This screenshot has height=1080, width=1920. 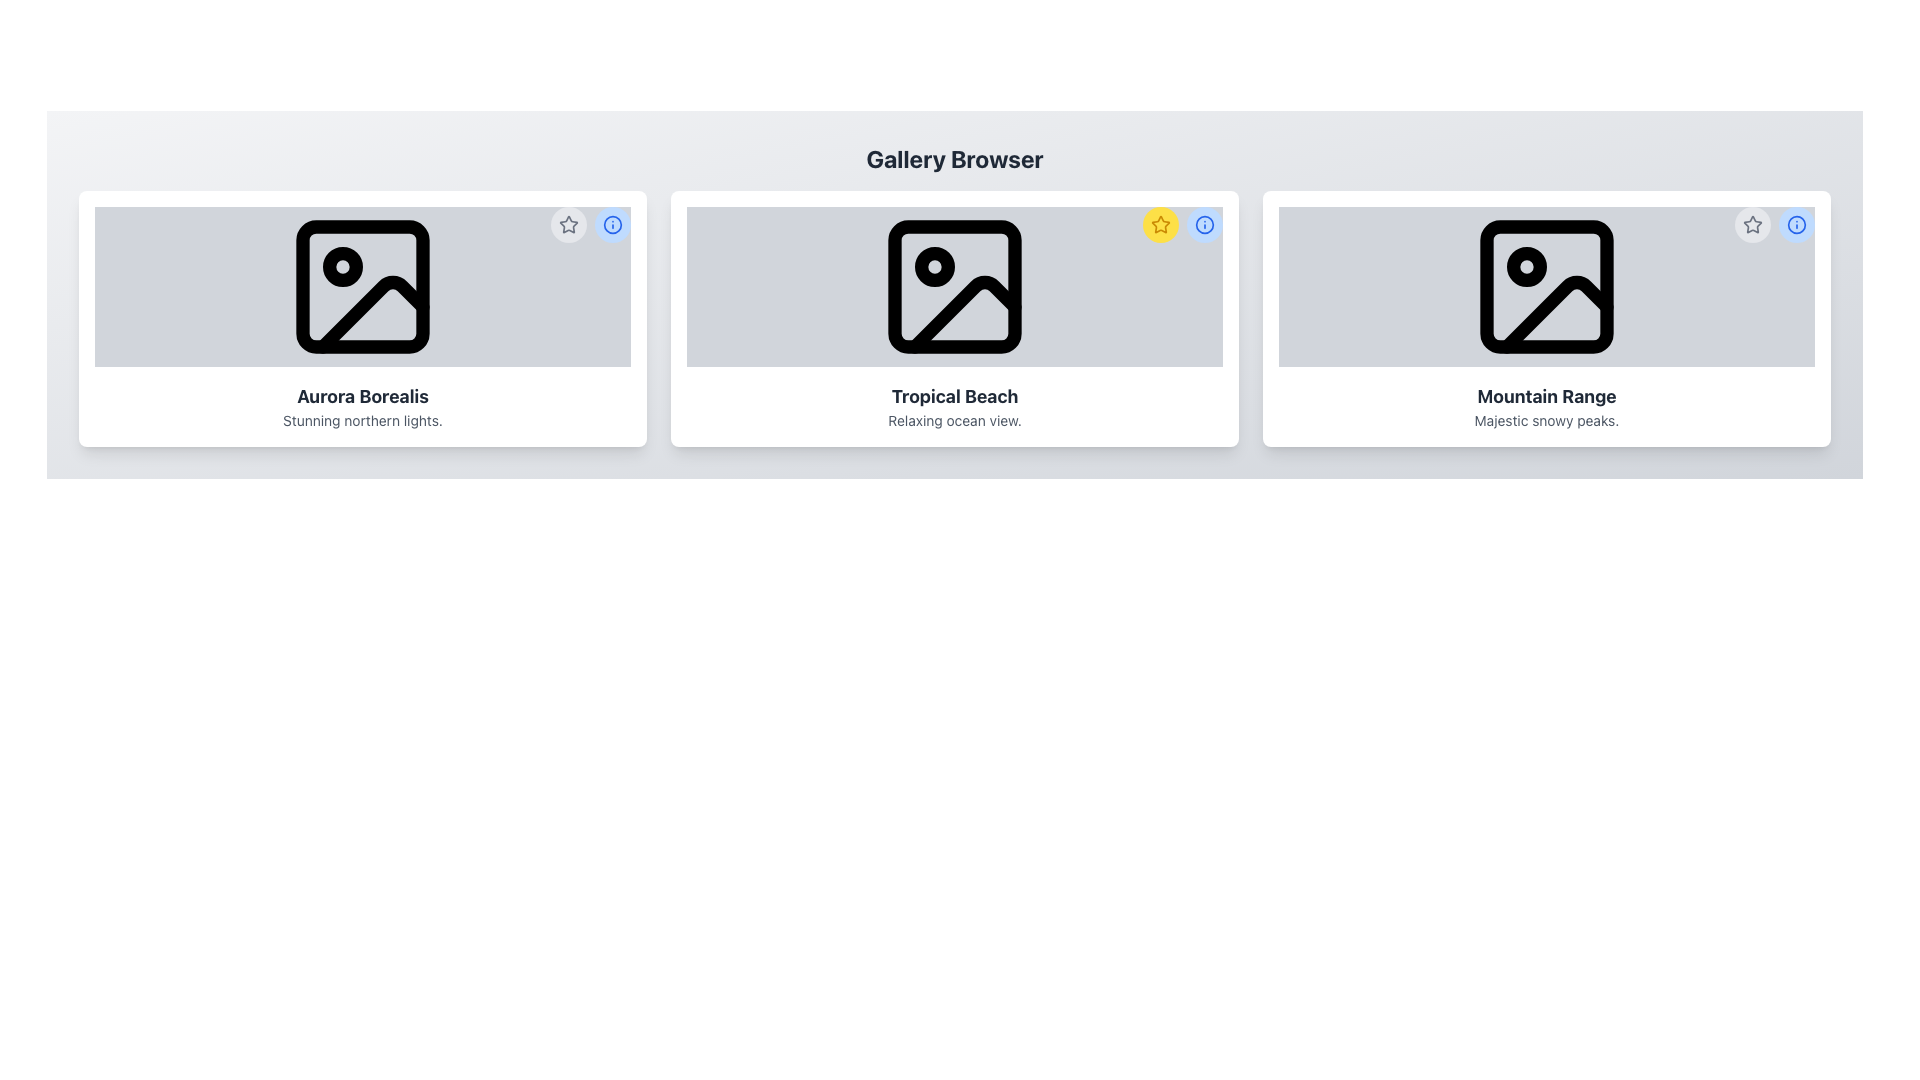 I want to click on descriptive text label located below the title text 'Aurora Borealis' in the first card of the gallery item, so click(x=363, y=419).